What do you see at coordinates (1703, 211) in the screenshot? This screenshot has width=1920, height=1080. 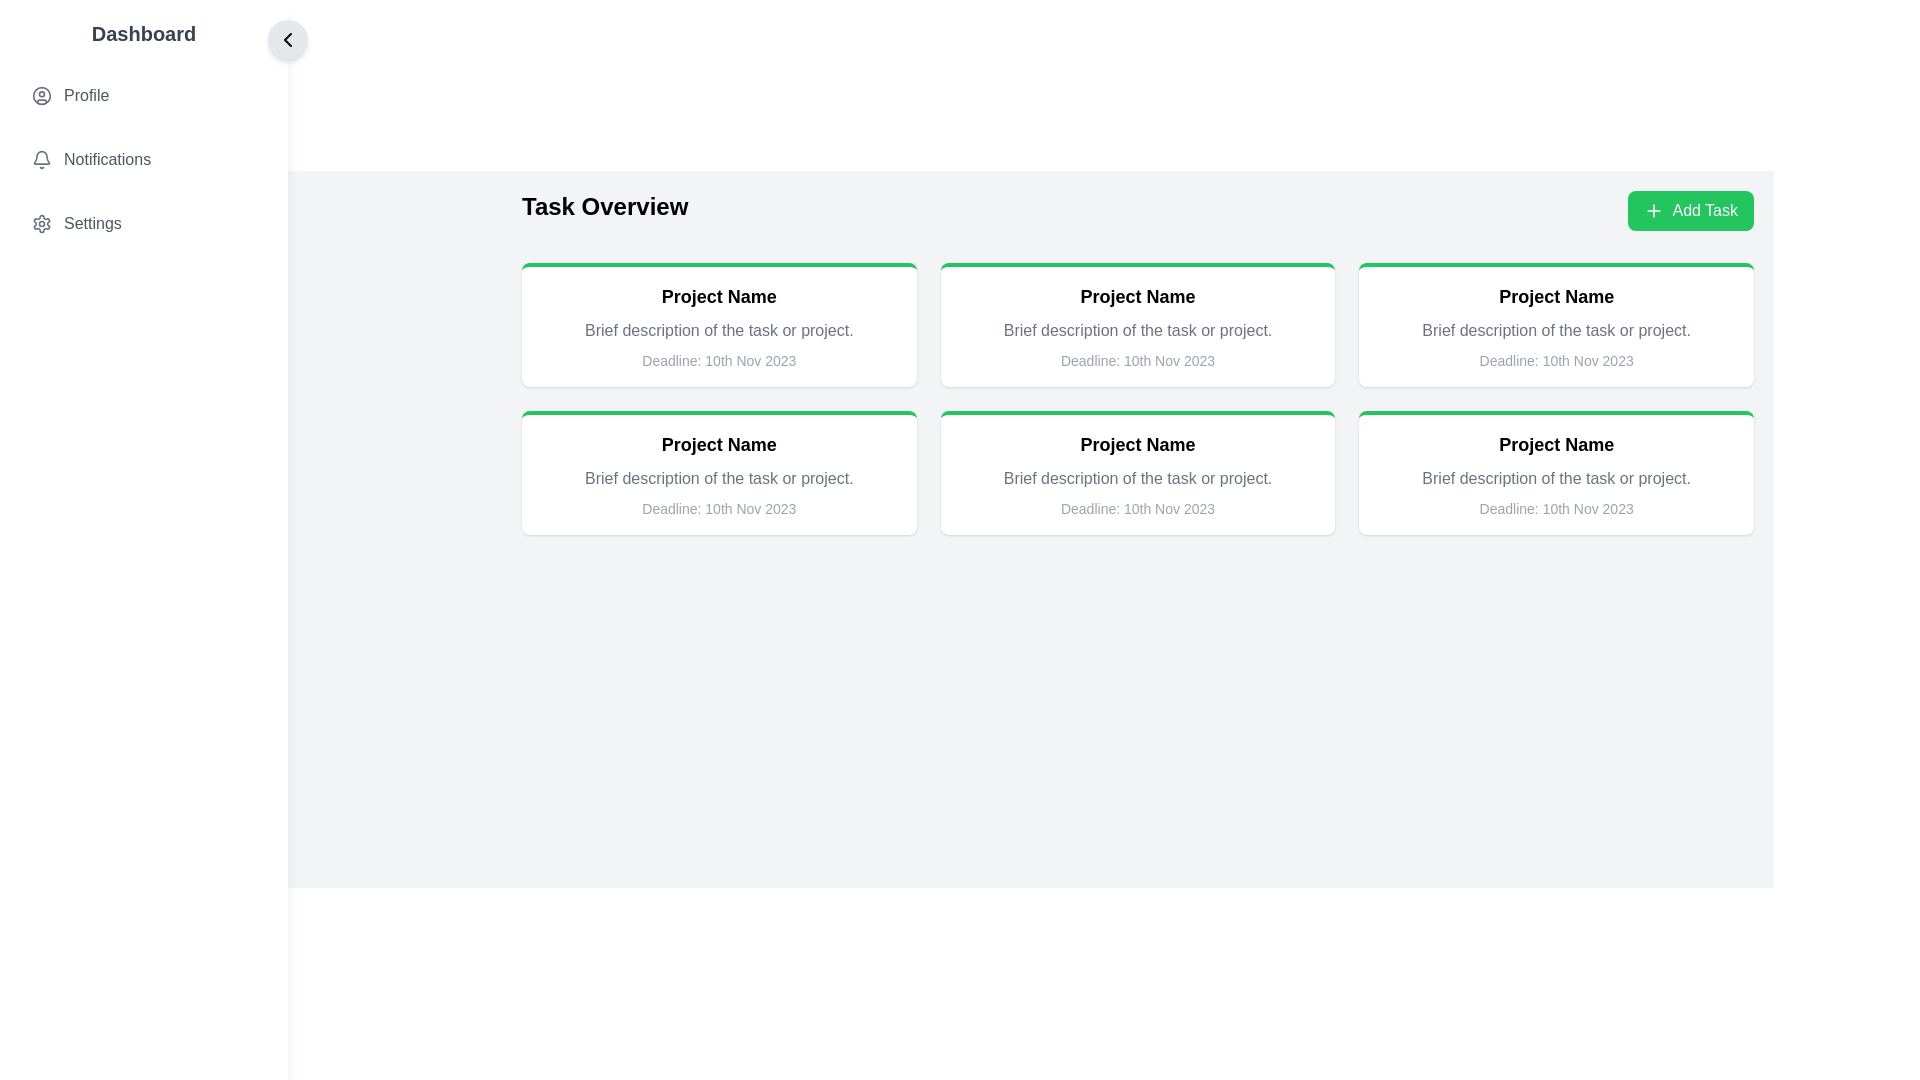 I see `the button containing the label for adding a new task located at the top-right corner of the main panel, adjacent to the '+' icon` at bounding box center [1703, 211].